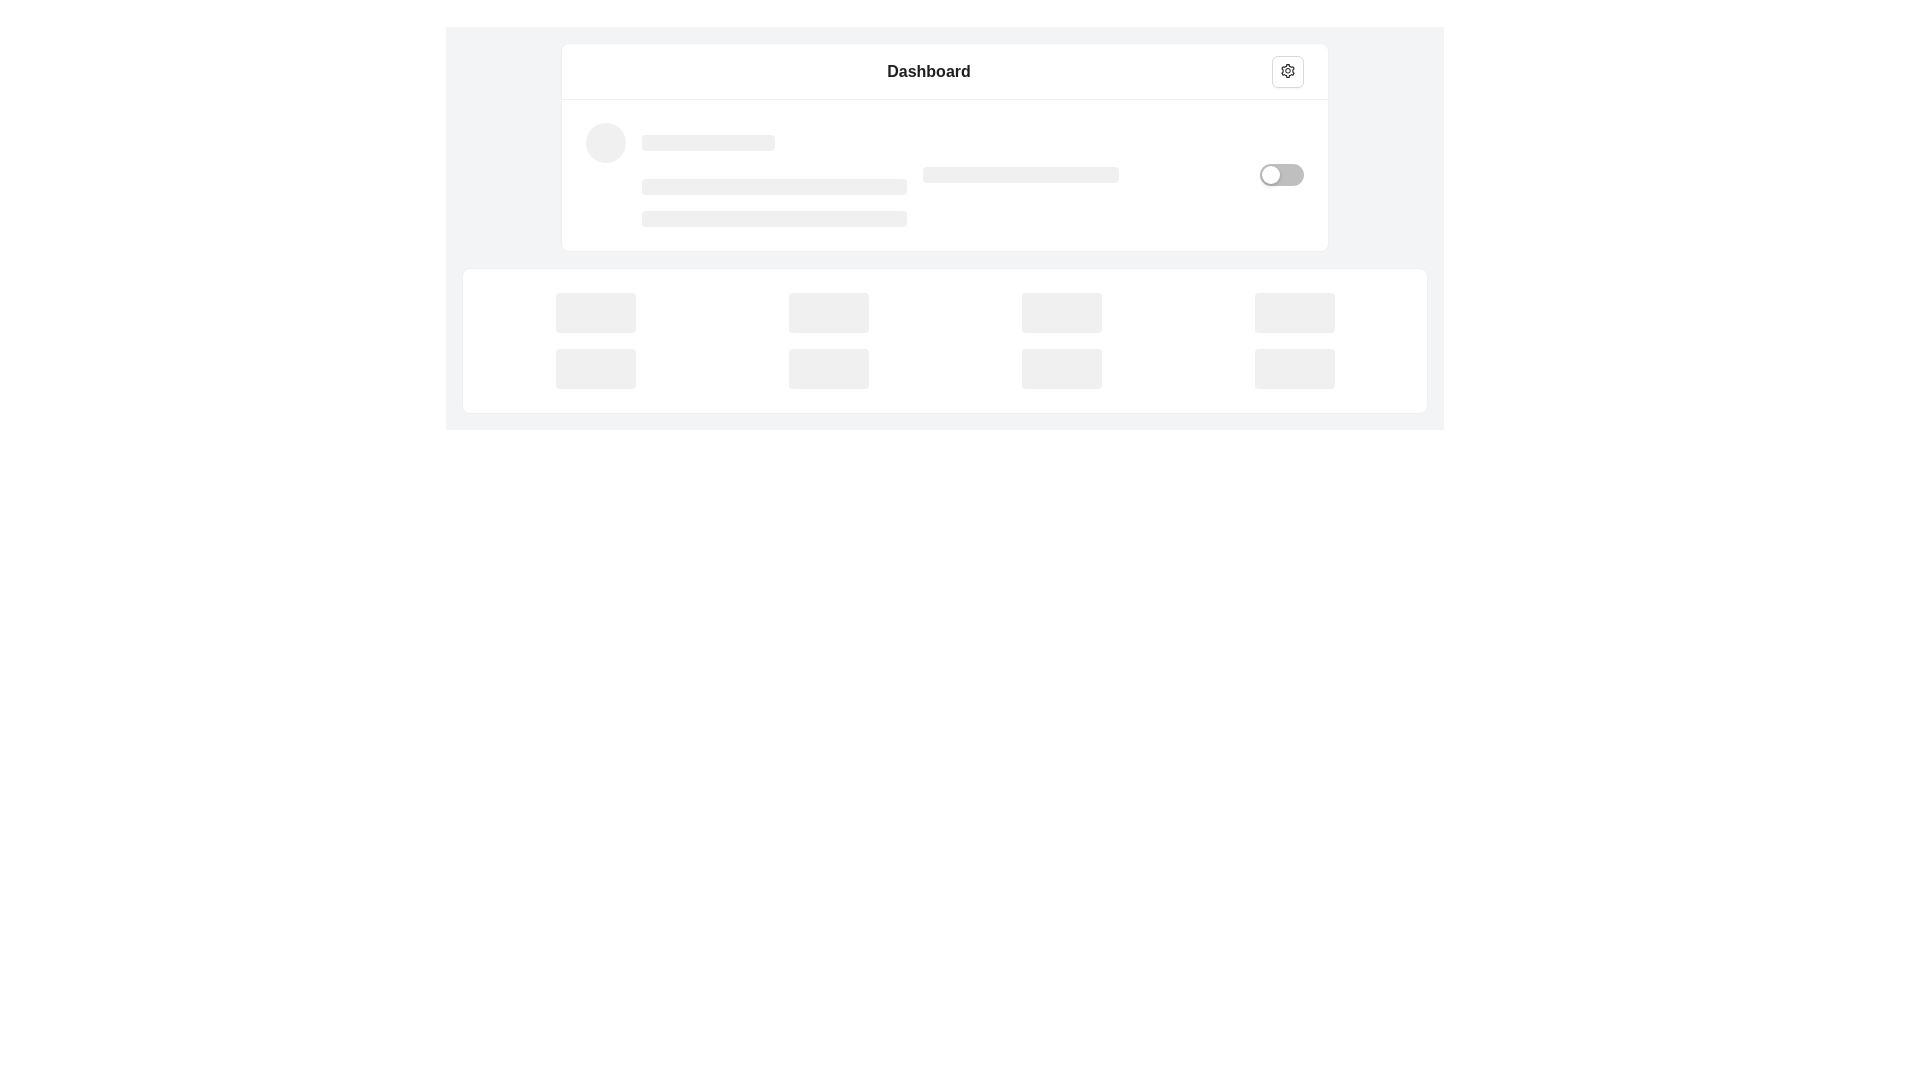 Image resolution: width=1920 pixels, height=1080 pixels. I want to click on the Skeleton placeholder located in the bottom-most row and last column of the 4x4 grid layout, so click(1294, 369).